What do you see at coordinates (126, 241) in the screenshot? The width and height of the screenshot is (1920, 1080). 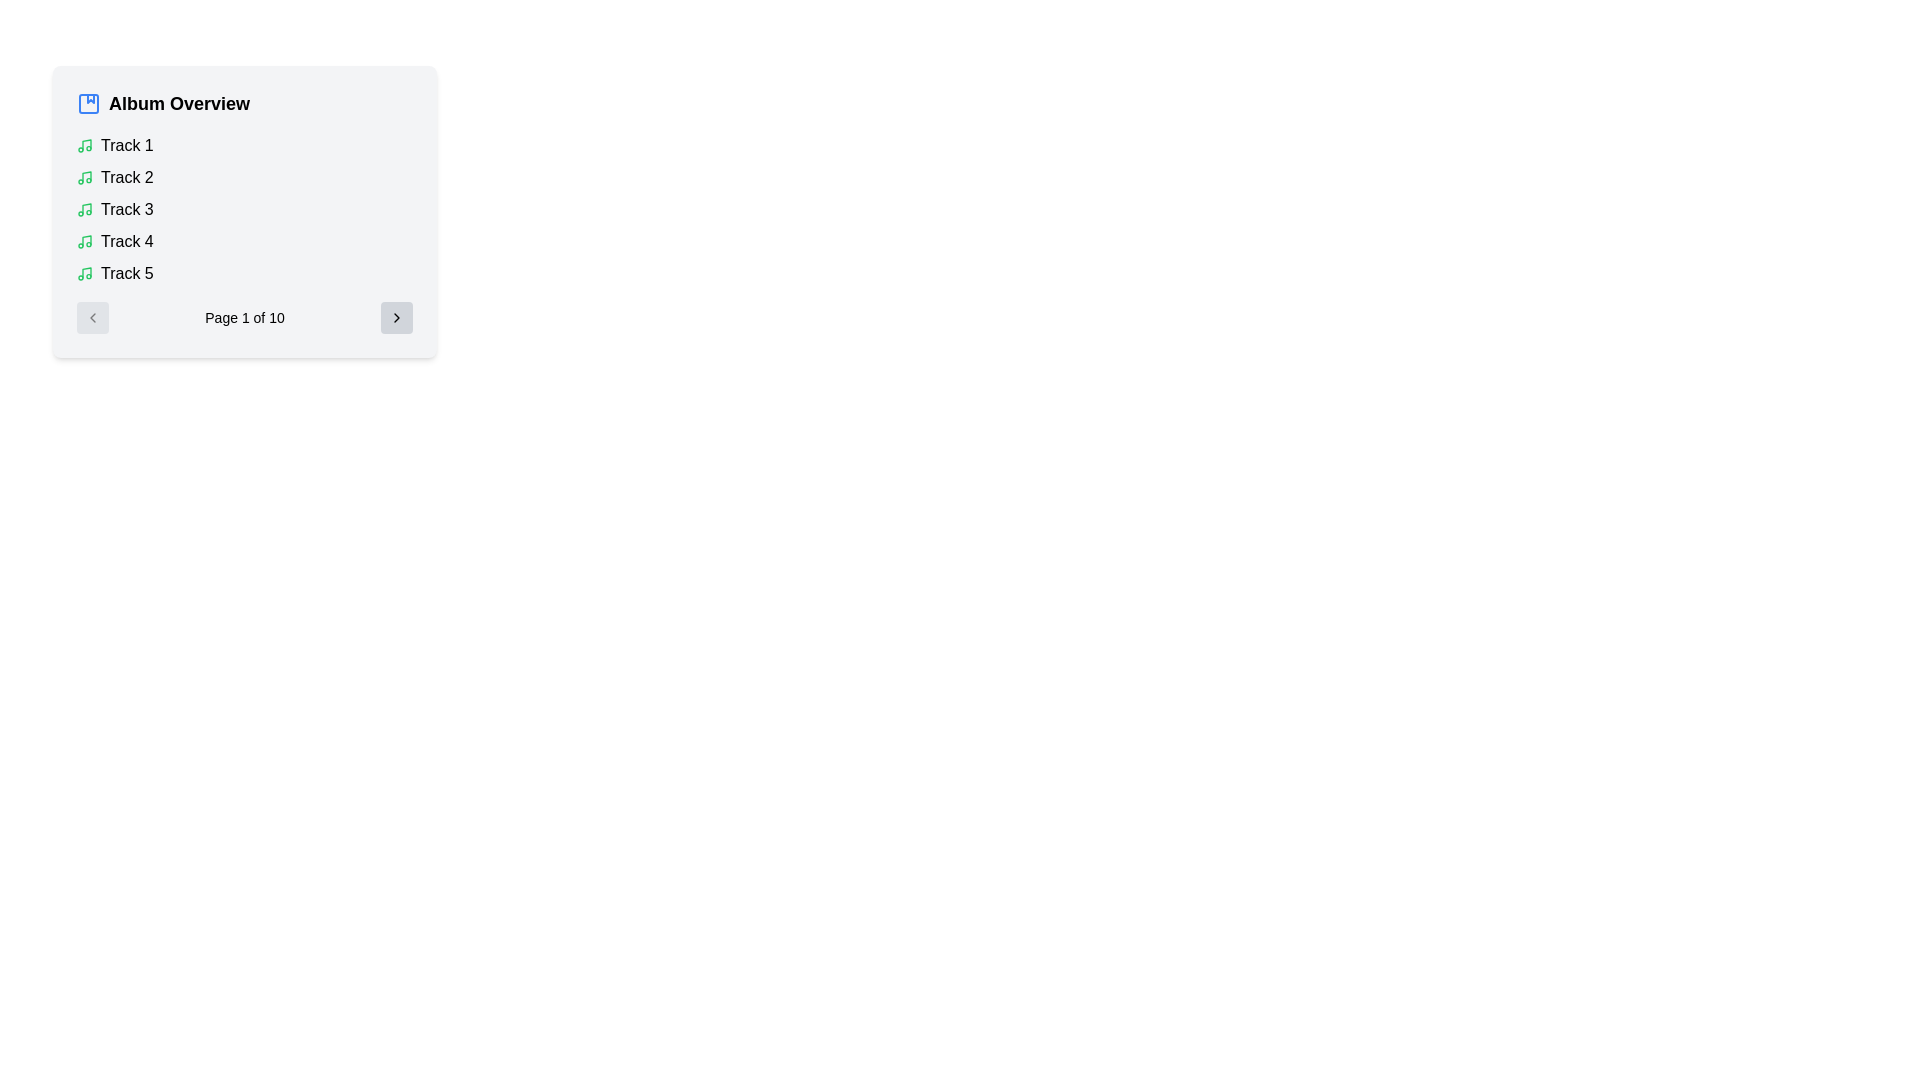 I see `the selectable text label for 'Track 4' in the album overview list` at bounding box center [126, 241].